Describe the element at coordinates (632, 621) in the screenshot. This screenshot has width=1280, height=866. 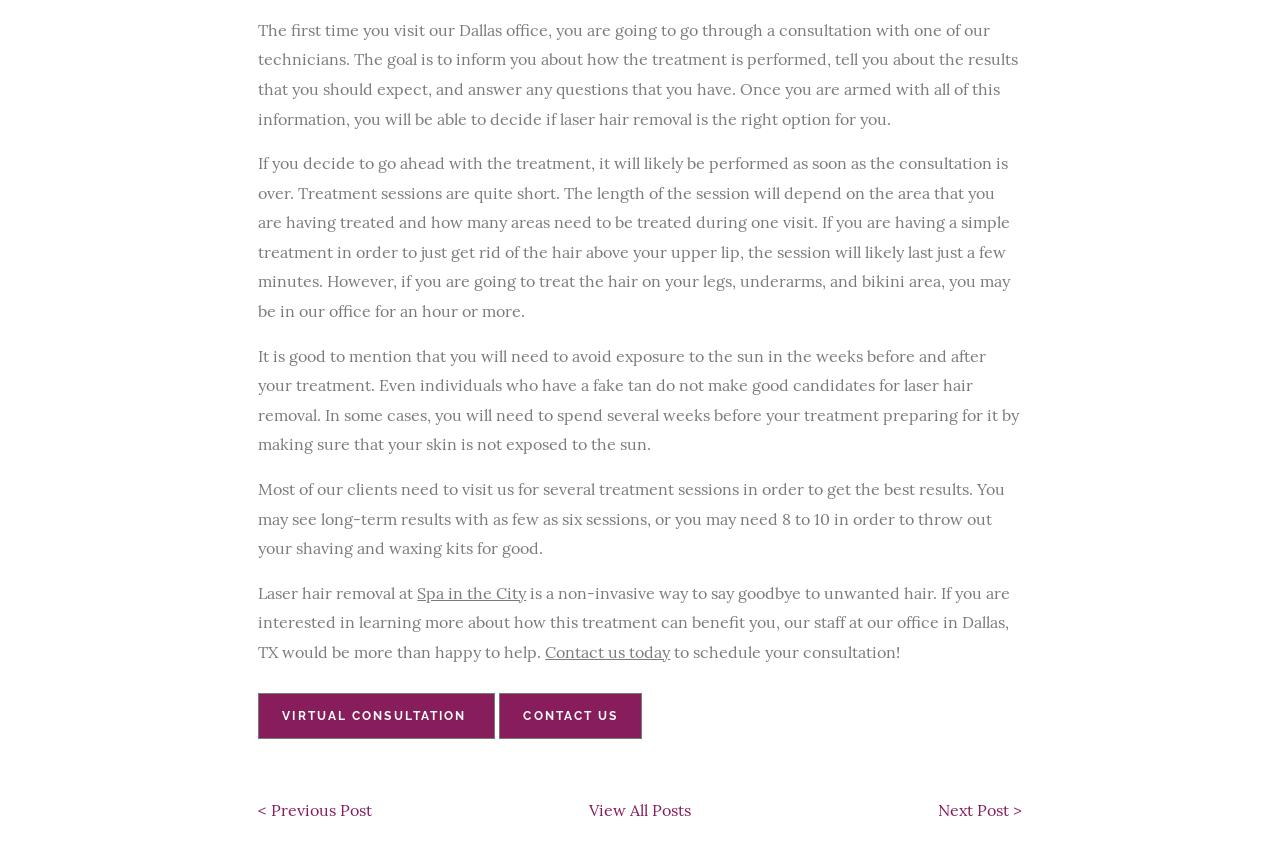
I see `'is a non-invasive way to say goodbye to unwanted hair. If you are interested in learning more about how this treatment can benefit you, our staff at our office in Dallas, TX would be more than happy to help.'` at that location.